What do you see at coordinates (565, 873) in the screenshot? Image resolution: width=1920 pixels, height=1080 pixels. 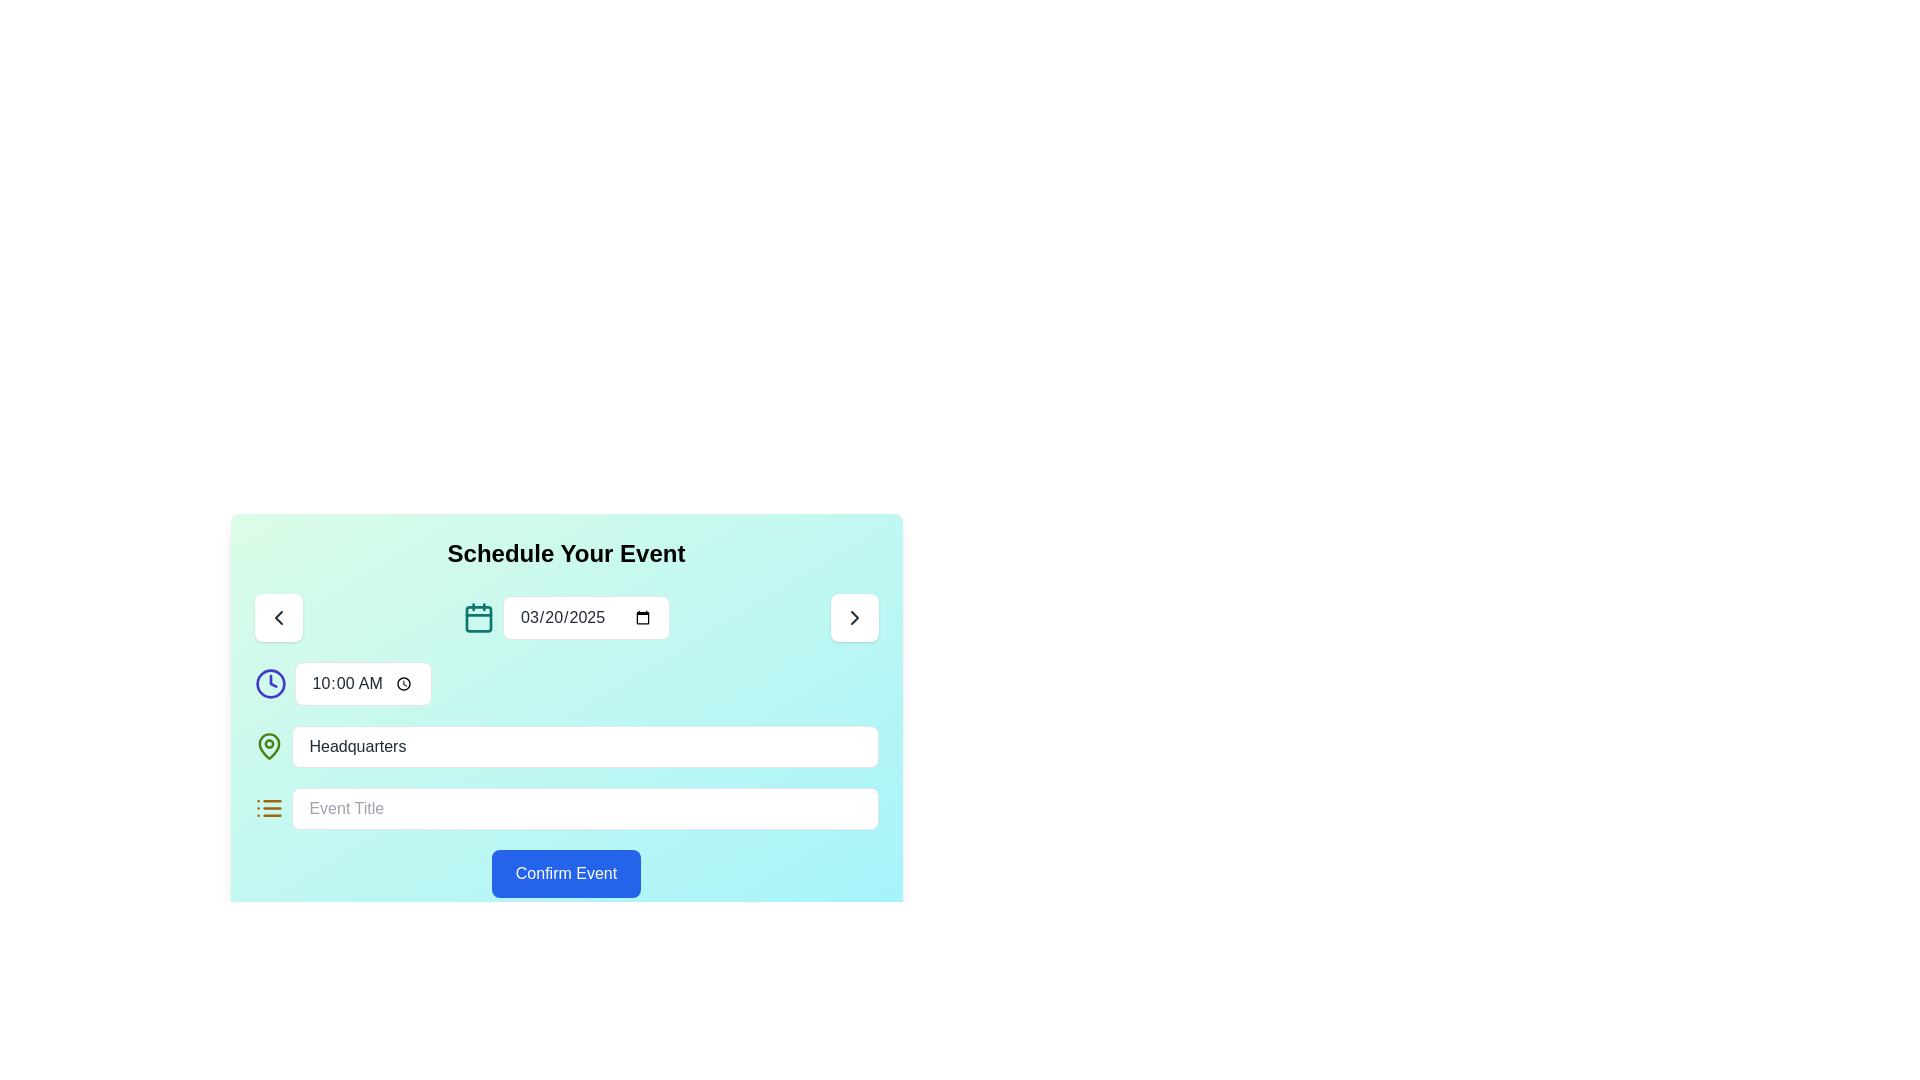 I see `the confirmation button for scheduling an event located at the bottom of the 'Schedule Your Event' panel` at bounding box center [565, 873].